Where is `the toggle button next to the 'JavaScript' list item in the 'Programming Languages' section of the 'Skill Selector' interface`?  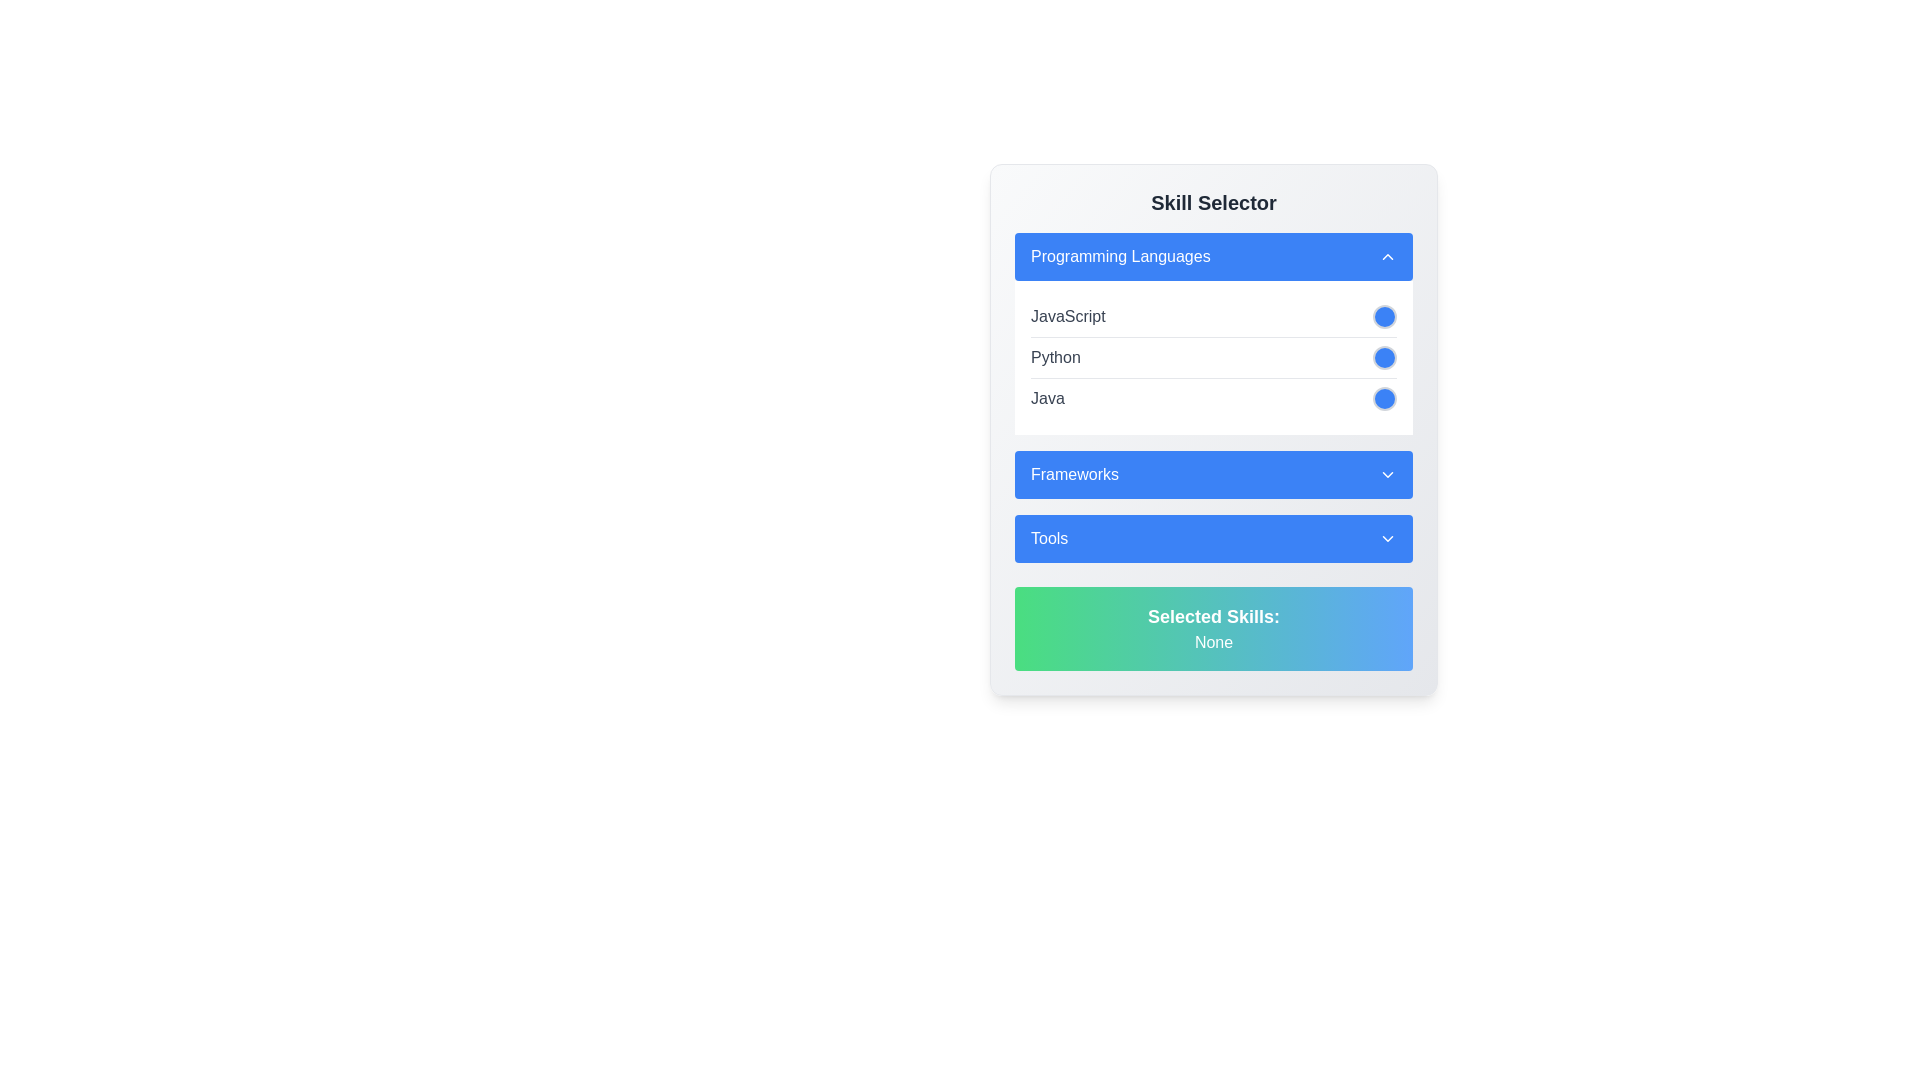
the toggle button next to the 'JavaScript' list item in the 'Programming Languages' section of the 'Skill Selector' interface is located at coordinates (1213, 315).